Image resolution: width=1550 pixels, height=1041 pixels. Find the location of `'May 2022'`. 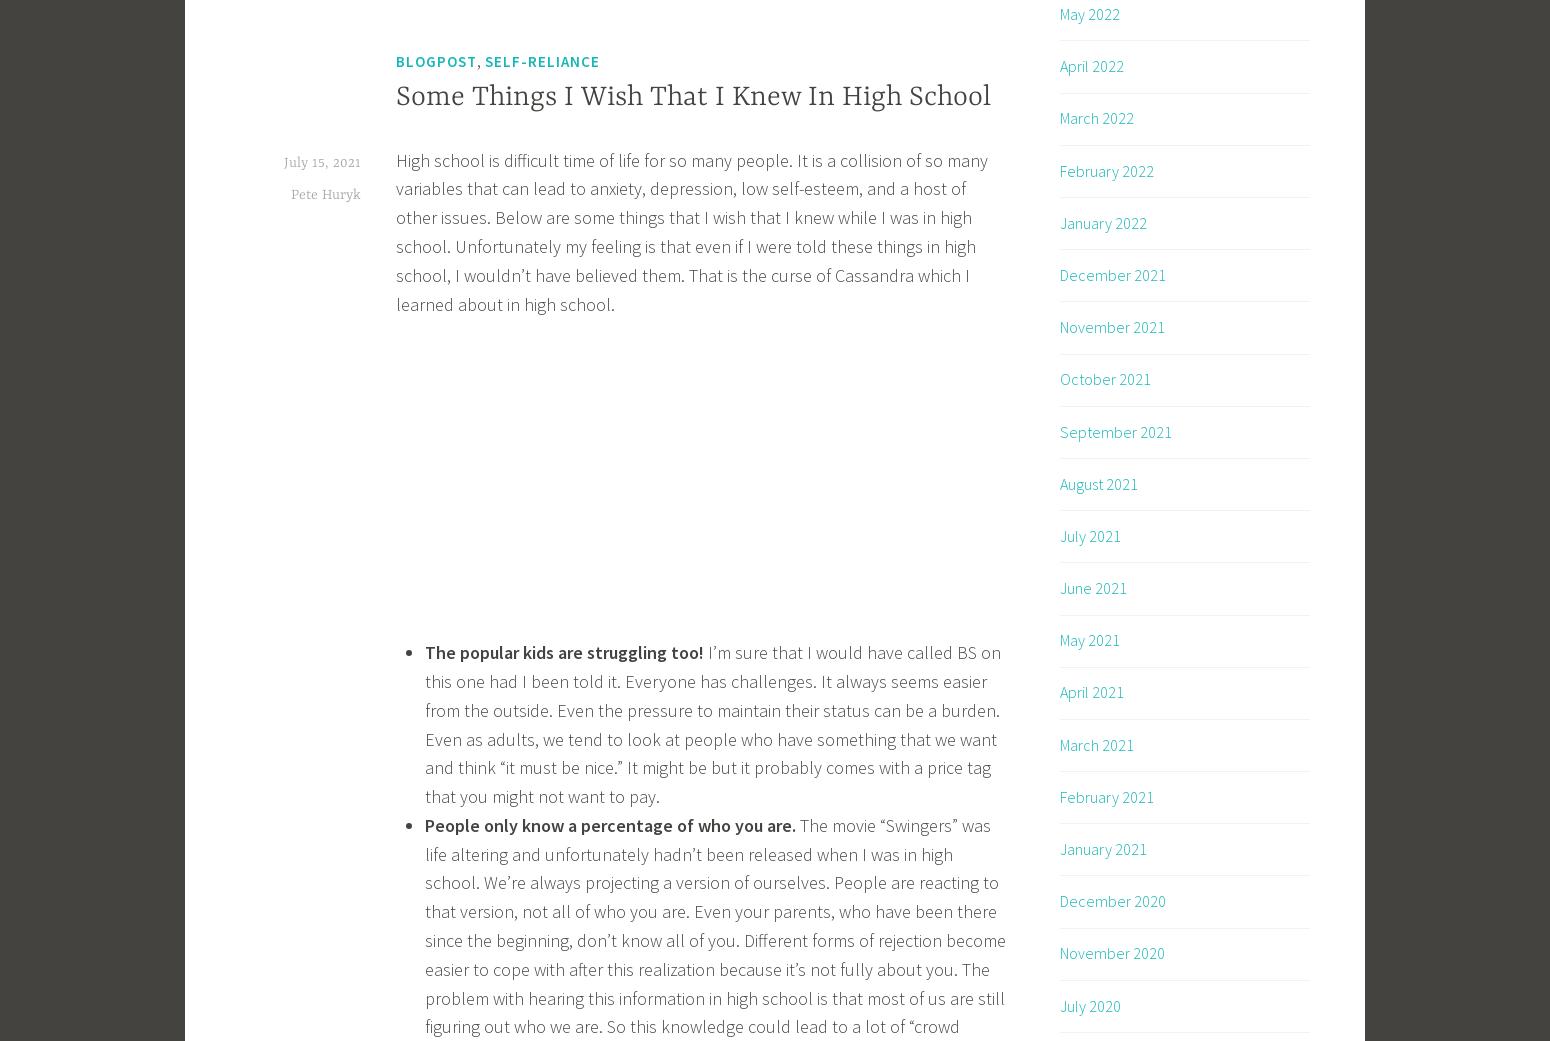

'May 2022' is located at coordinates (1088, 12).